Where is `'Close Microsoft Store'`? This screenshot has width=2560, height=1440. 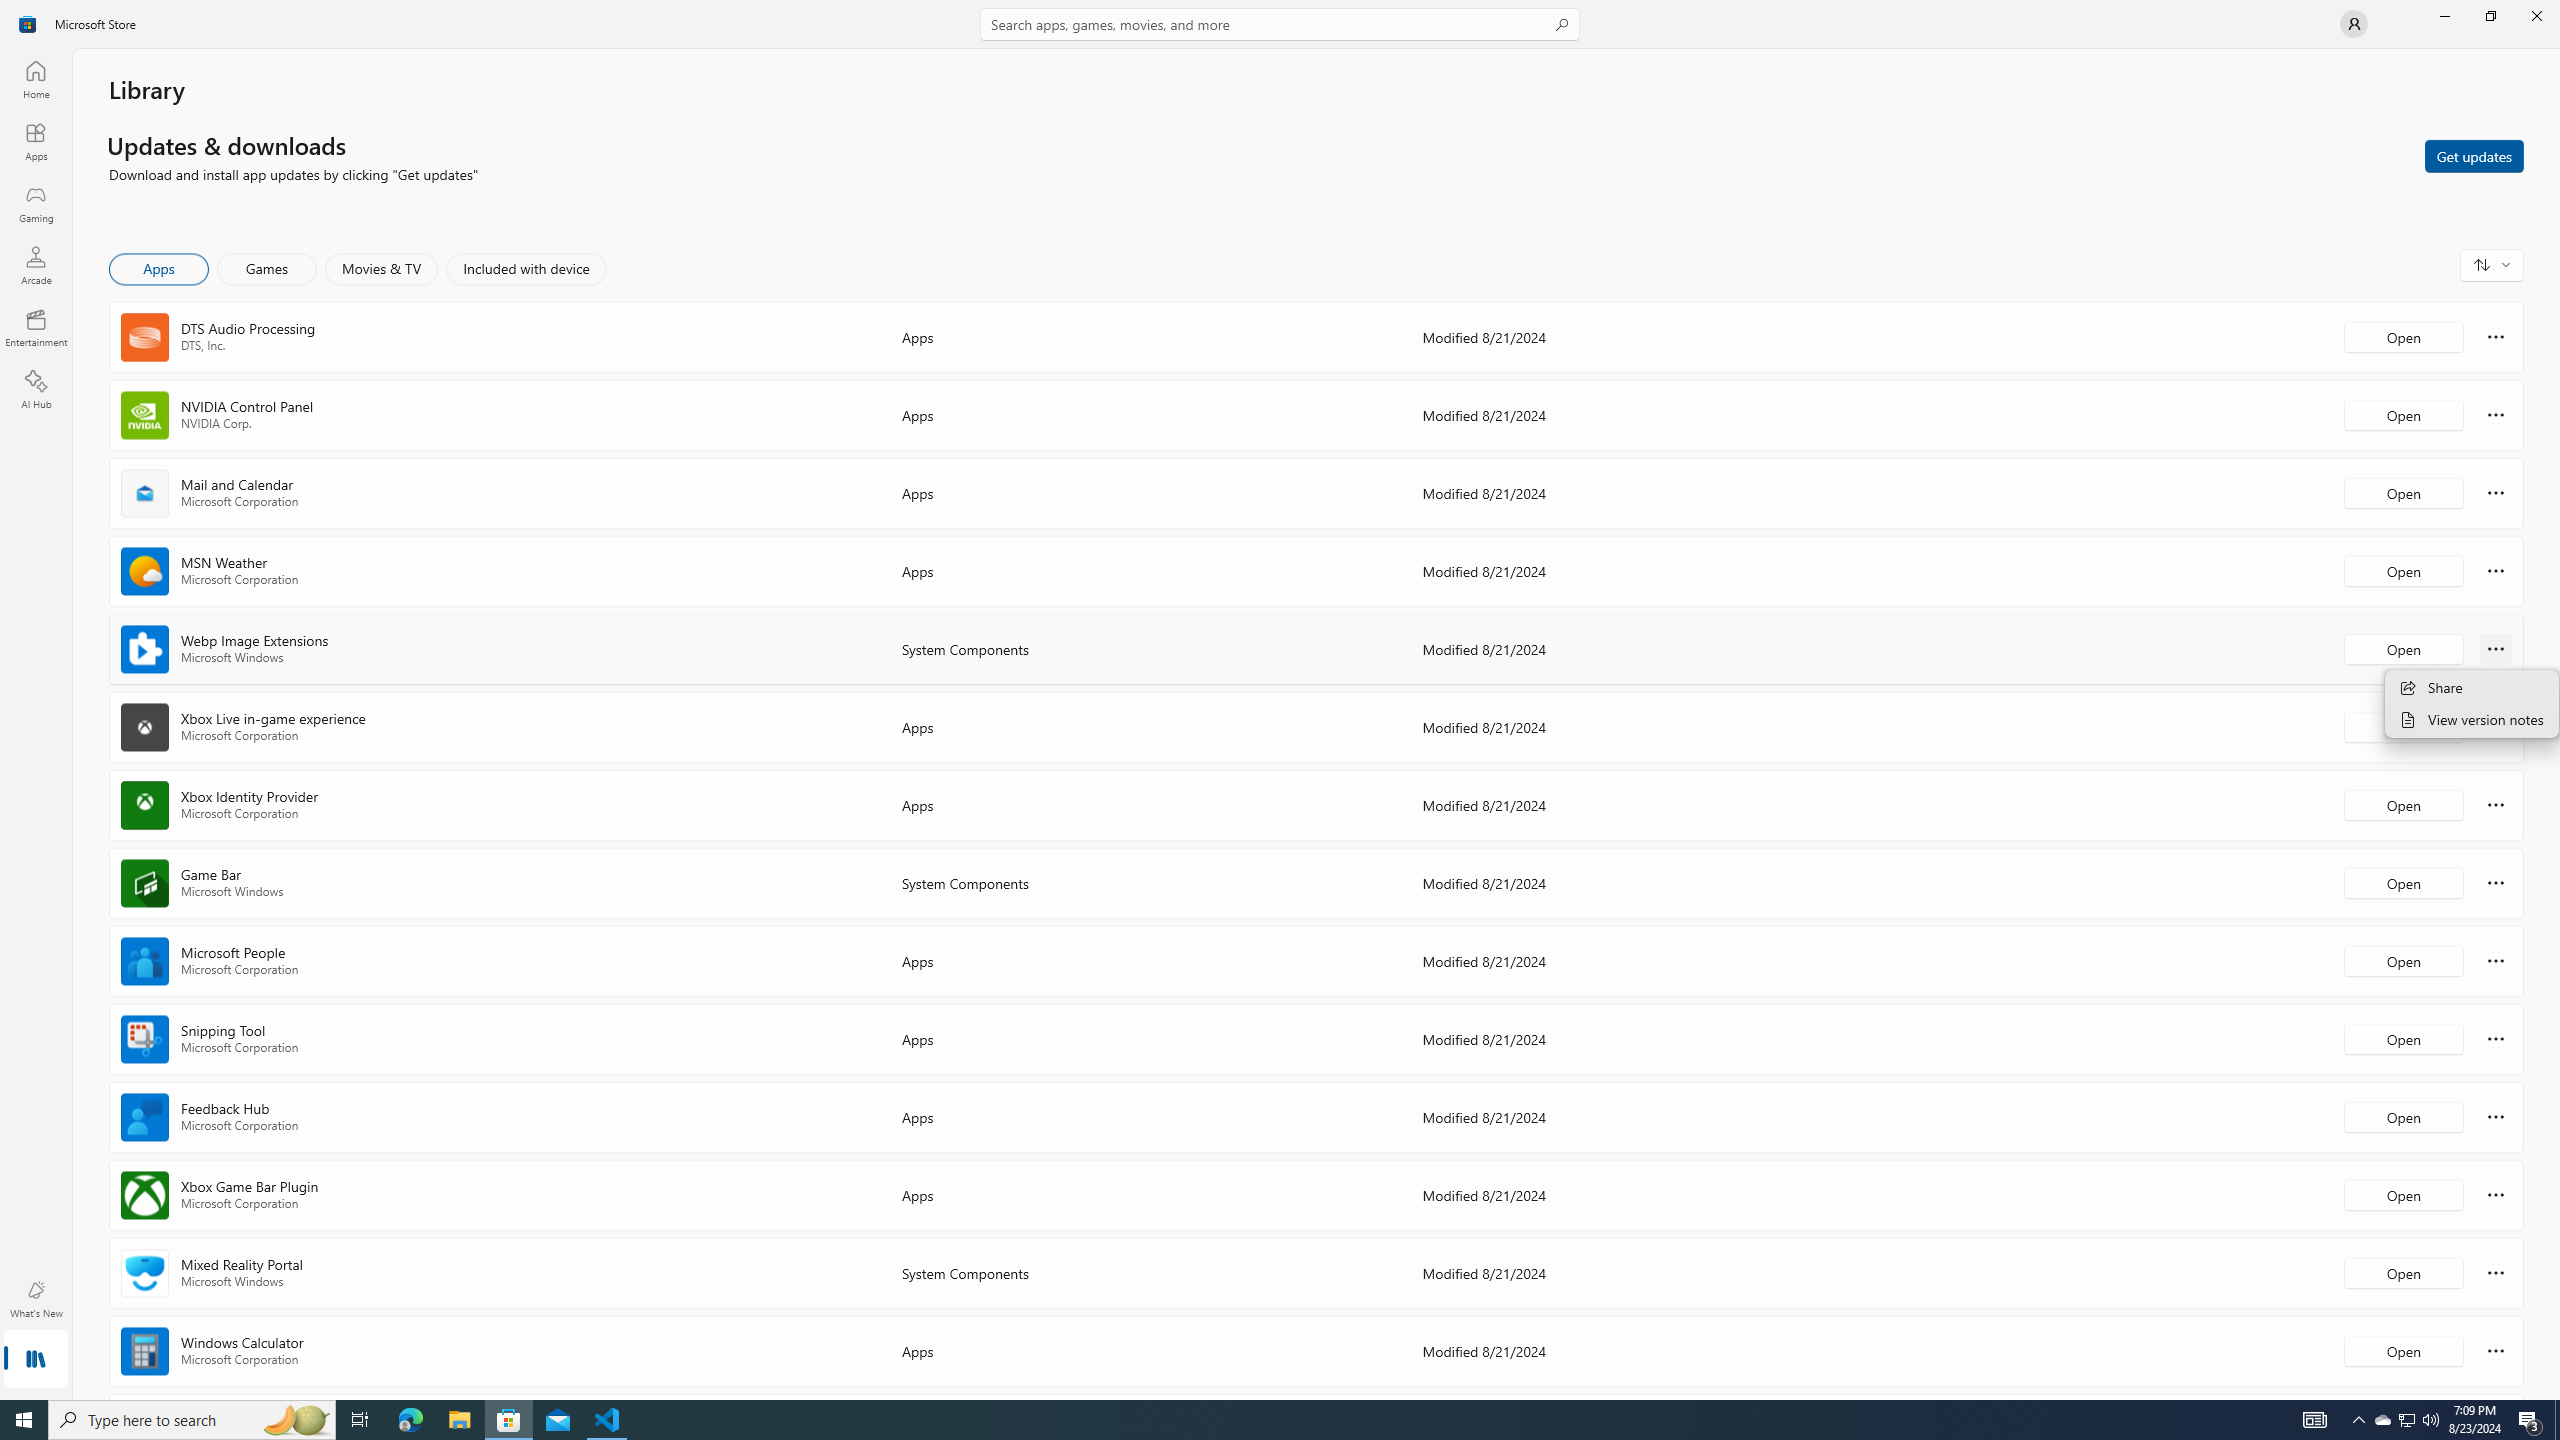
'Close Microsoft Store' is located at coordinates (2535, 15).